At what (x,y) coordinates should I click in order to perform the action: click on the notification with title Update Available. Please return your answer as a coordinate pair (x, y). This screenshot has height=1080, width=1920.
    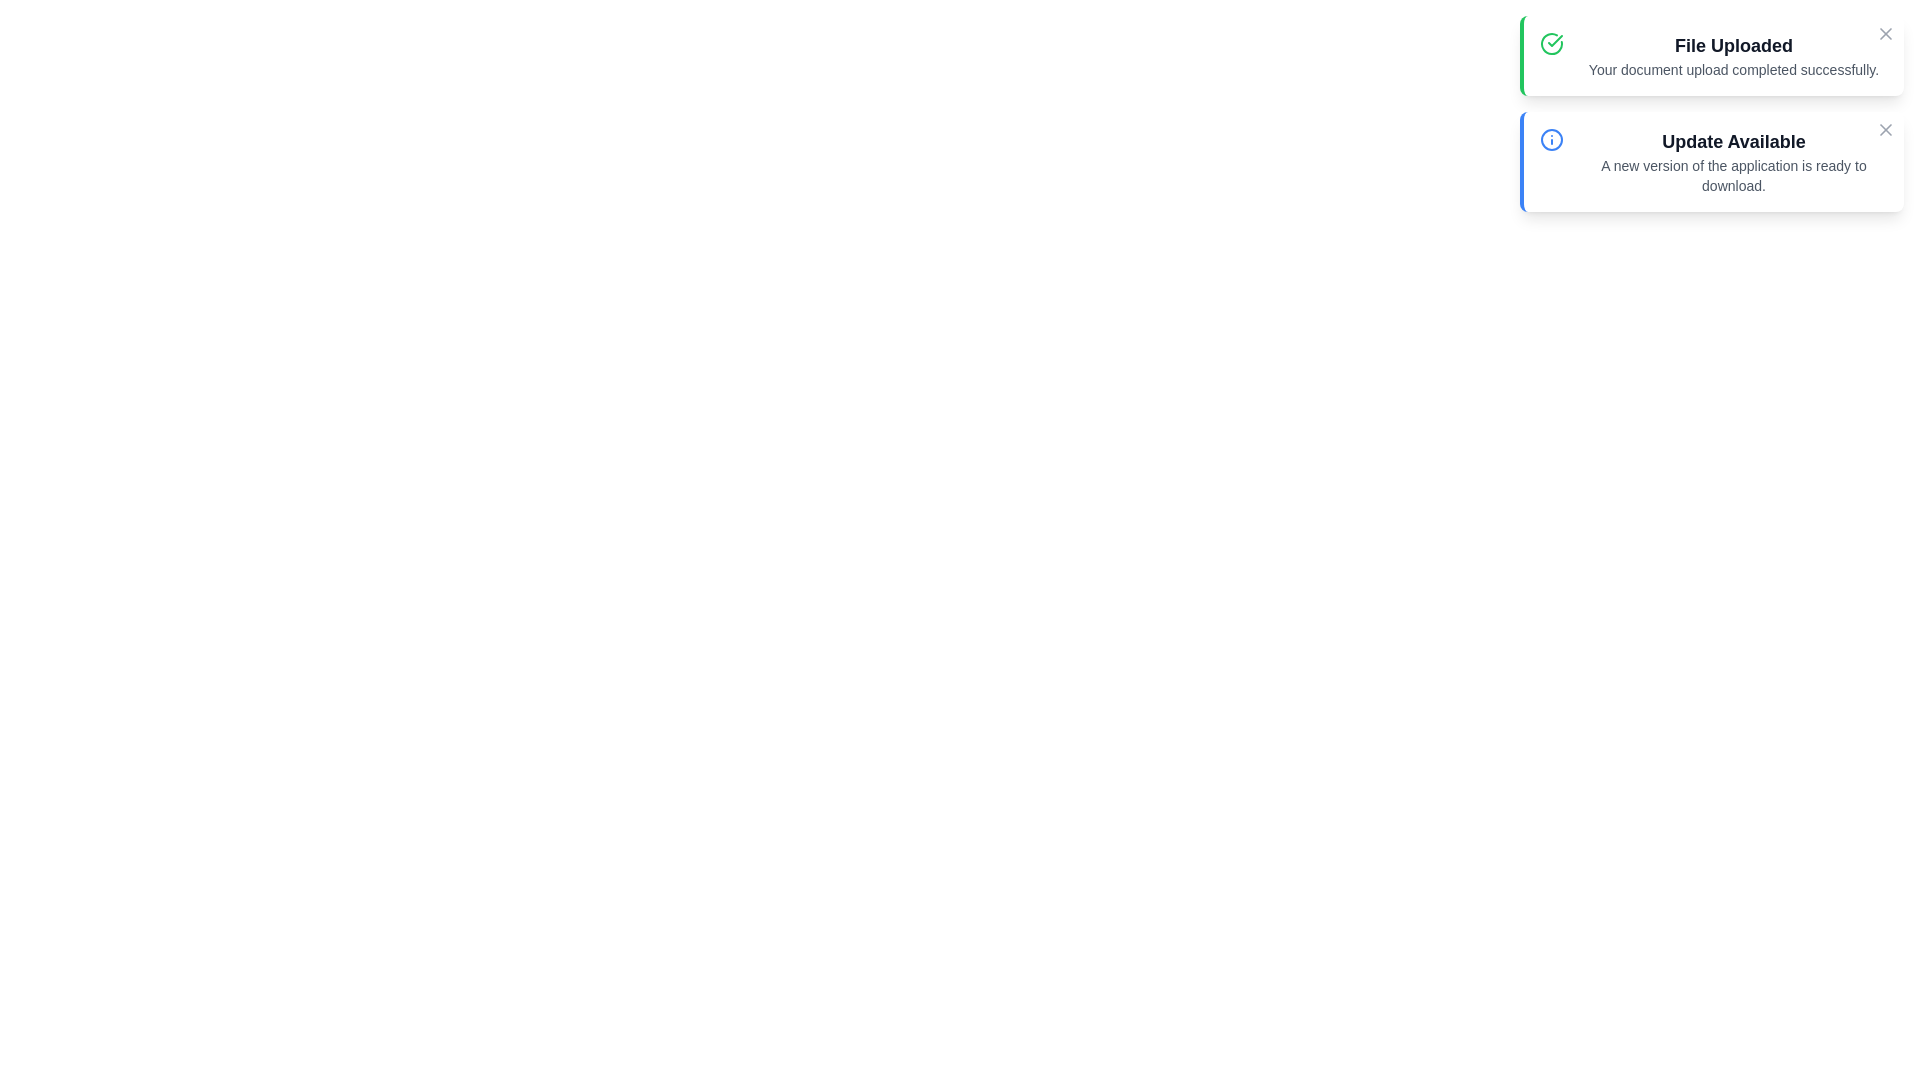
    Looking at the image, I should click on (1711, 161).